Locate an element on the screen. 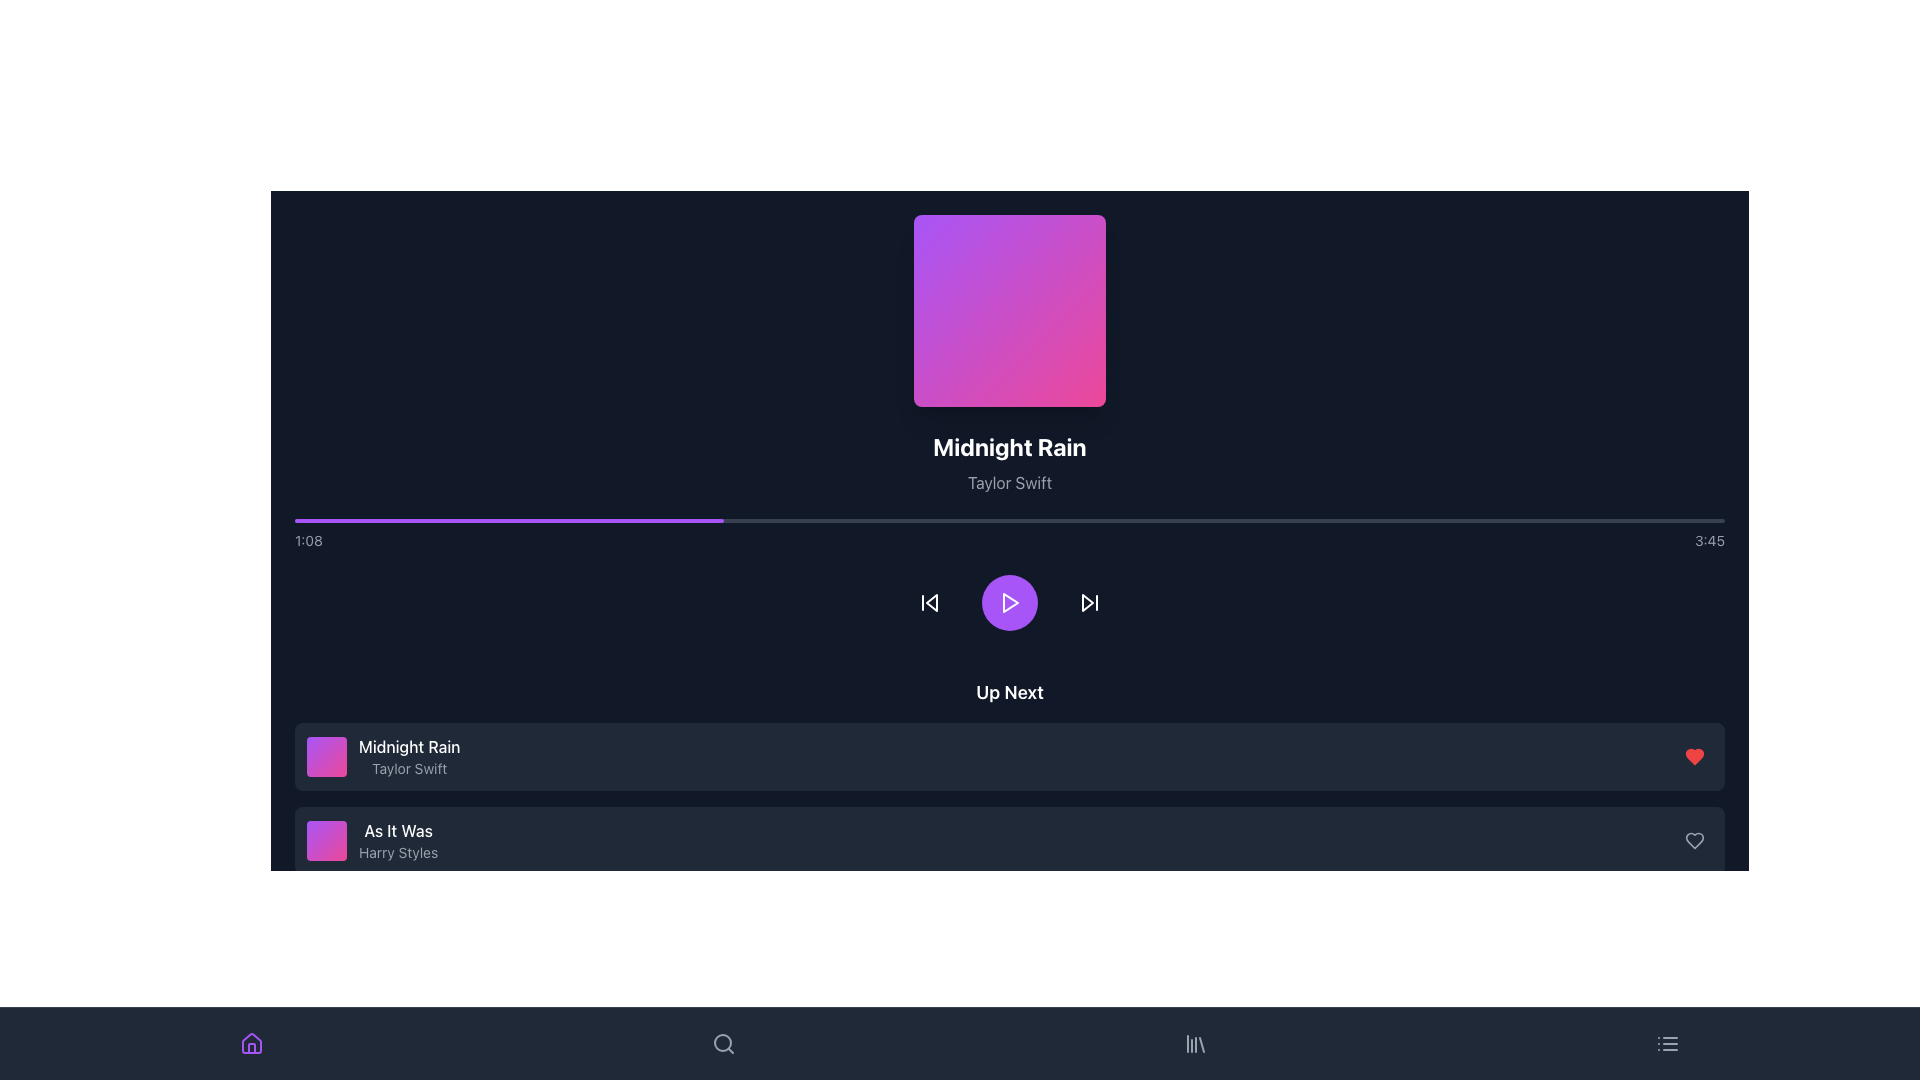 This screenshot has width=1920, height=1080. the decorative square component with a gradient background transitioning from purple to pink, located to the left of the textual information 'Midnight Rain' and 'Taylor Swift' is located at coordinates (326, 756).